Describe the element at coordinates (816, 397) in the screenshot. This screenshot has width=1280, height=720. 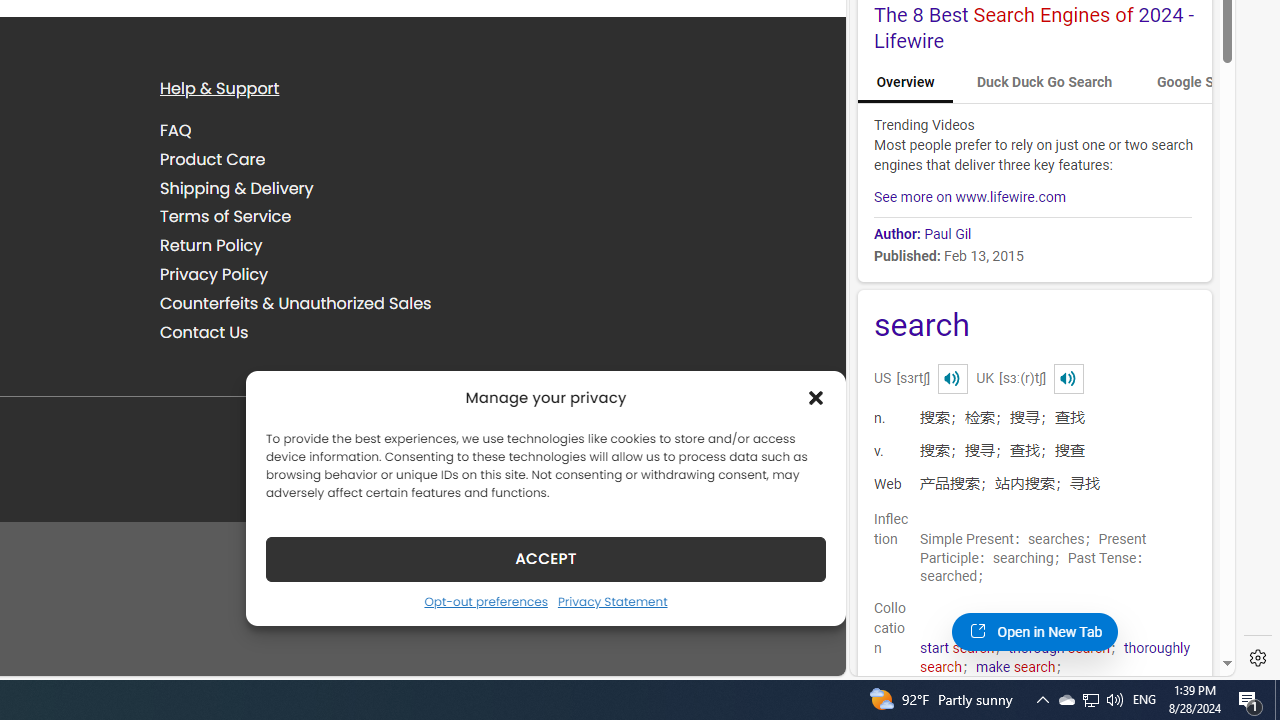
I see `'Class: cmplz-close'` at that location.